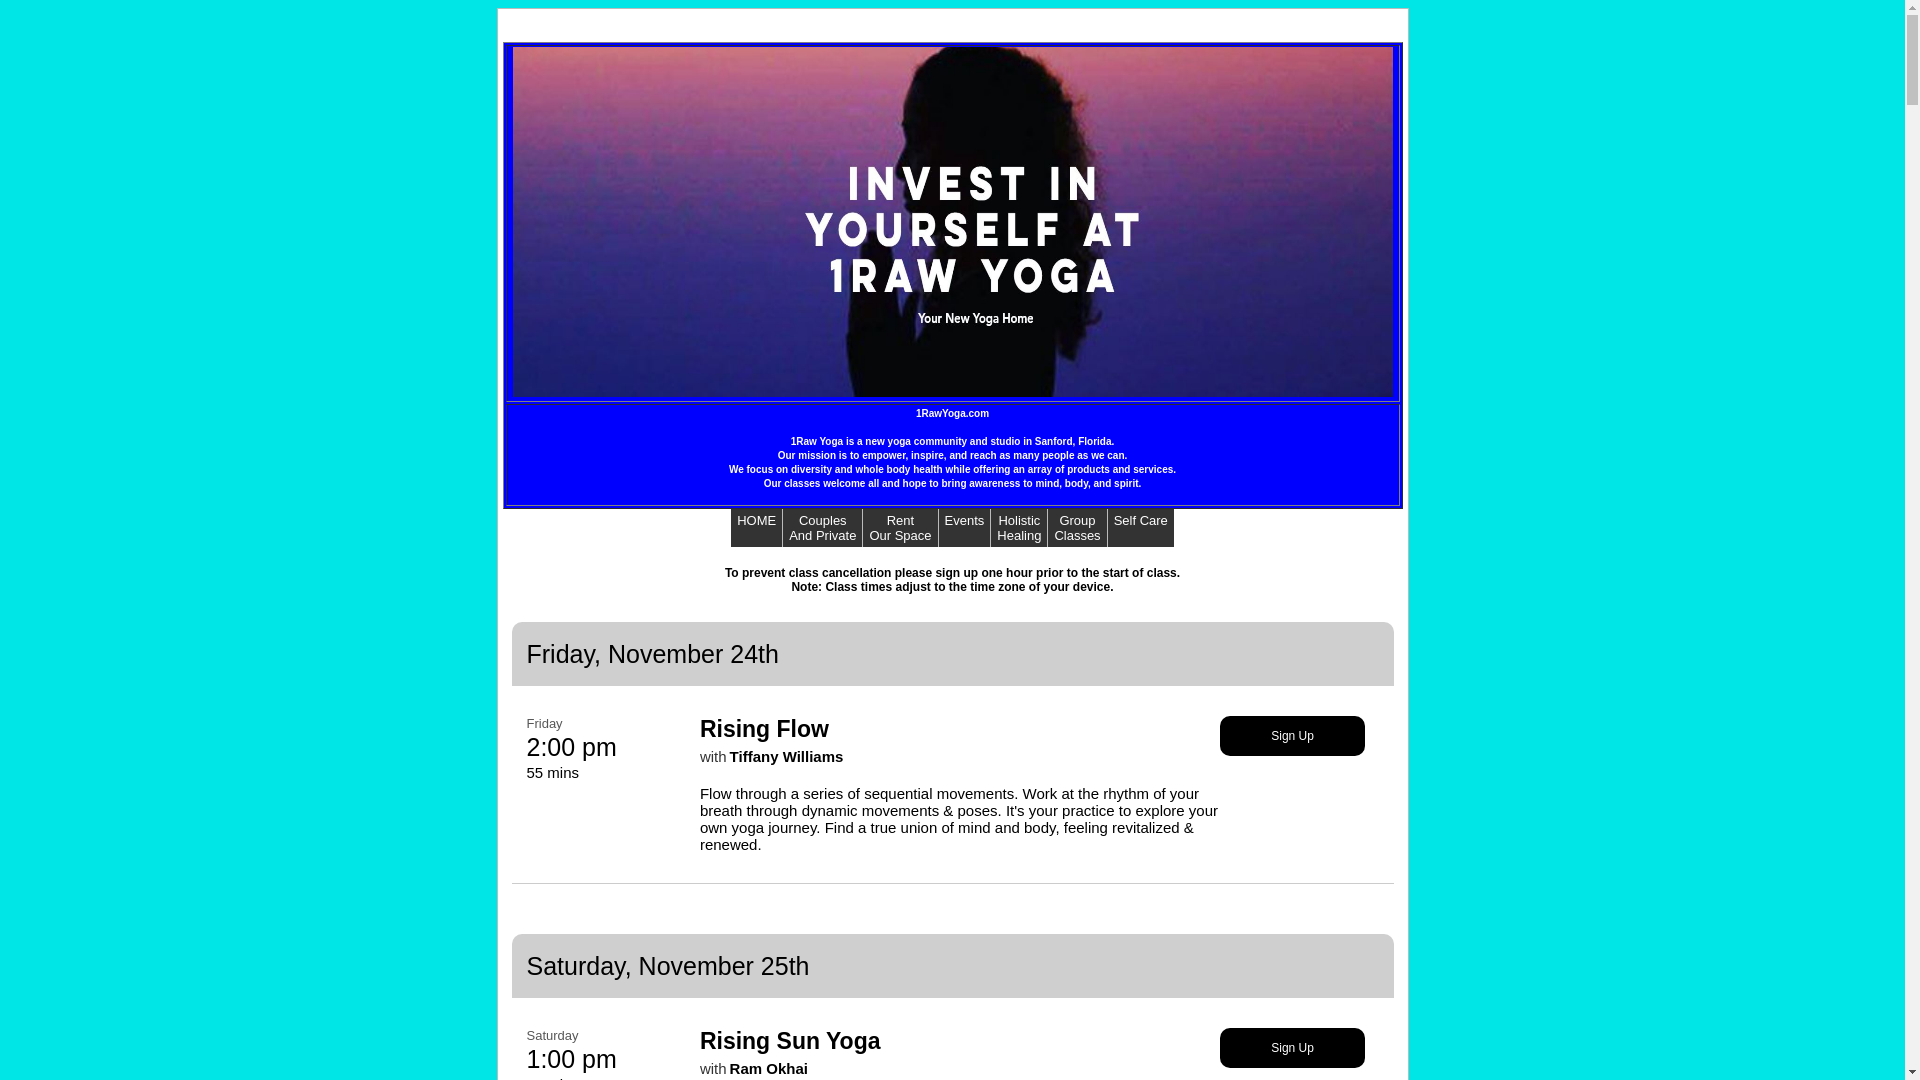  I want to click on 'Sign Up', so click(1218, 1047).